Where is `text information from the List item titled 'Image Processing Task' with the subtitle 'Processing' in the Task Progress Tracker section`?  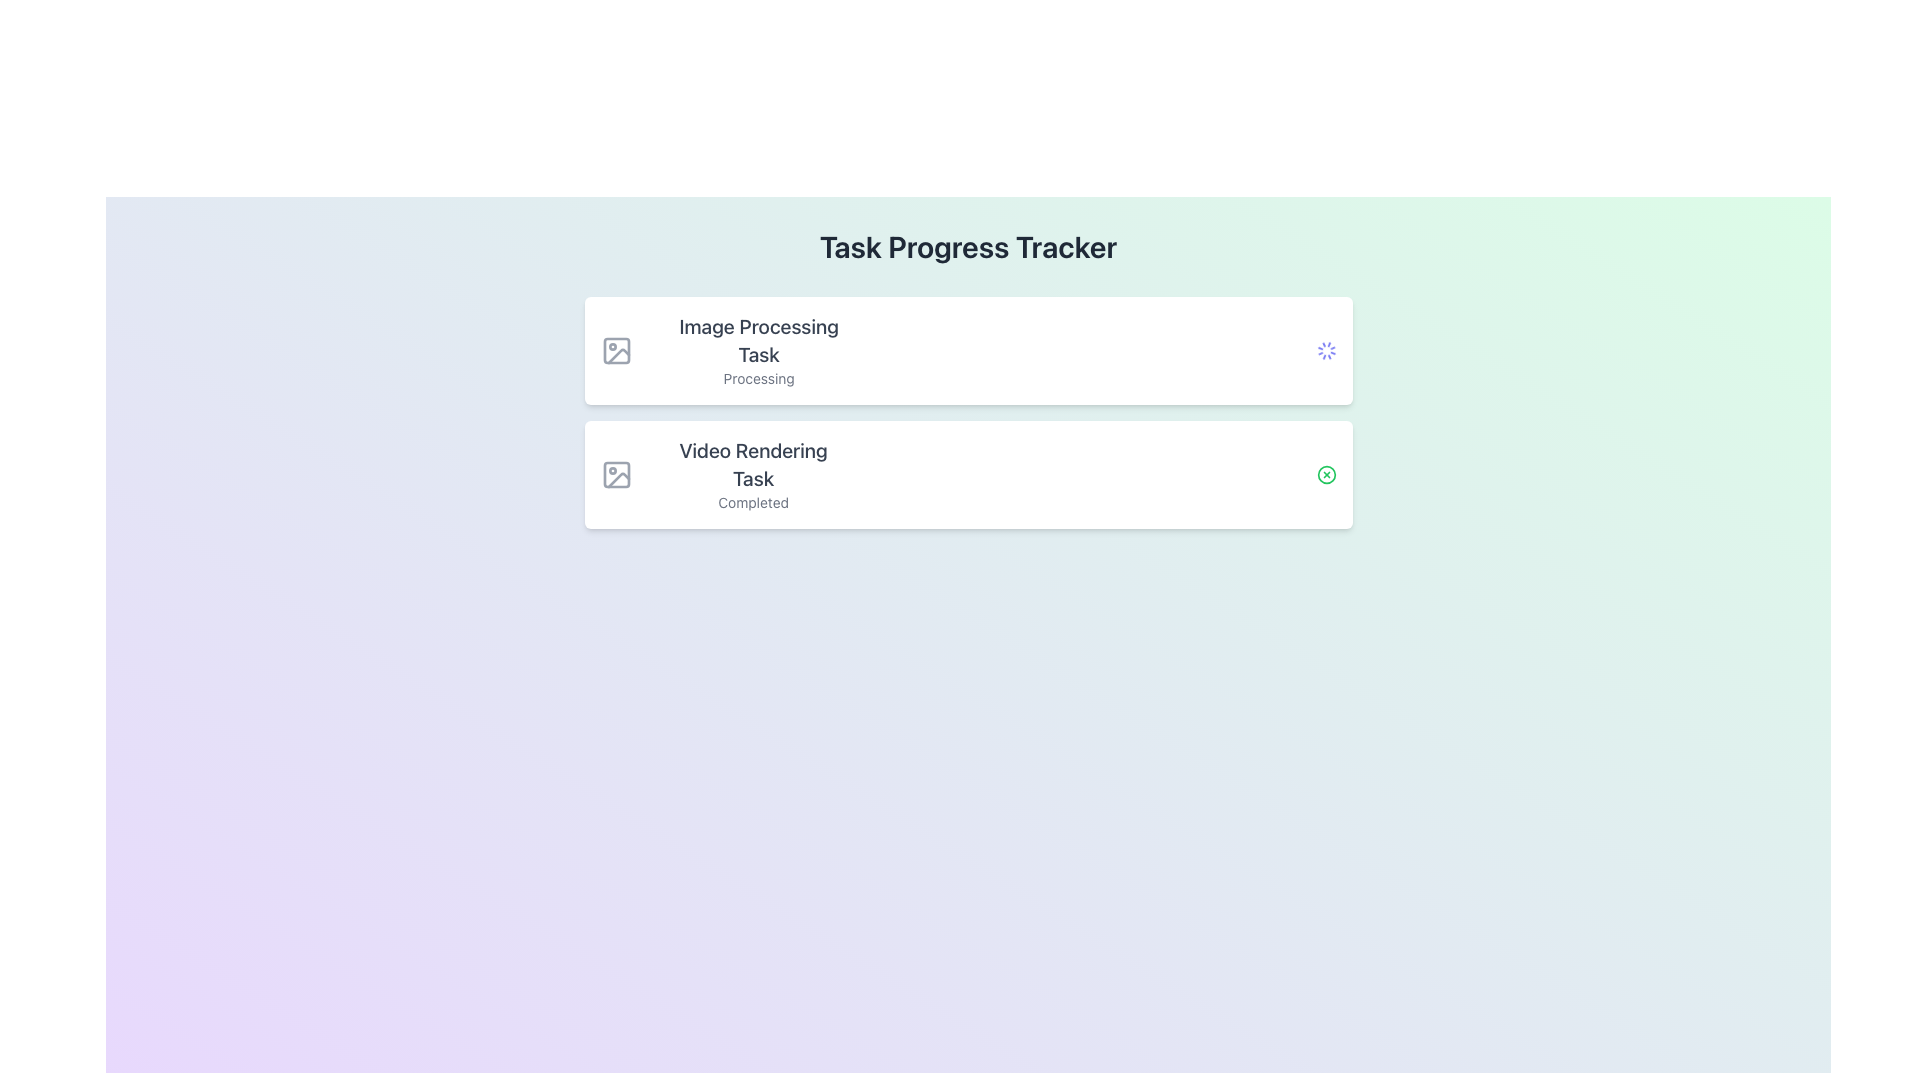
text information from the List item titled 'Image Processing Task' with the subtitle 'Processing' in the Task Progress Tracker section is located at coordinates (758, 350).